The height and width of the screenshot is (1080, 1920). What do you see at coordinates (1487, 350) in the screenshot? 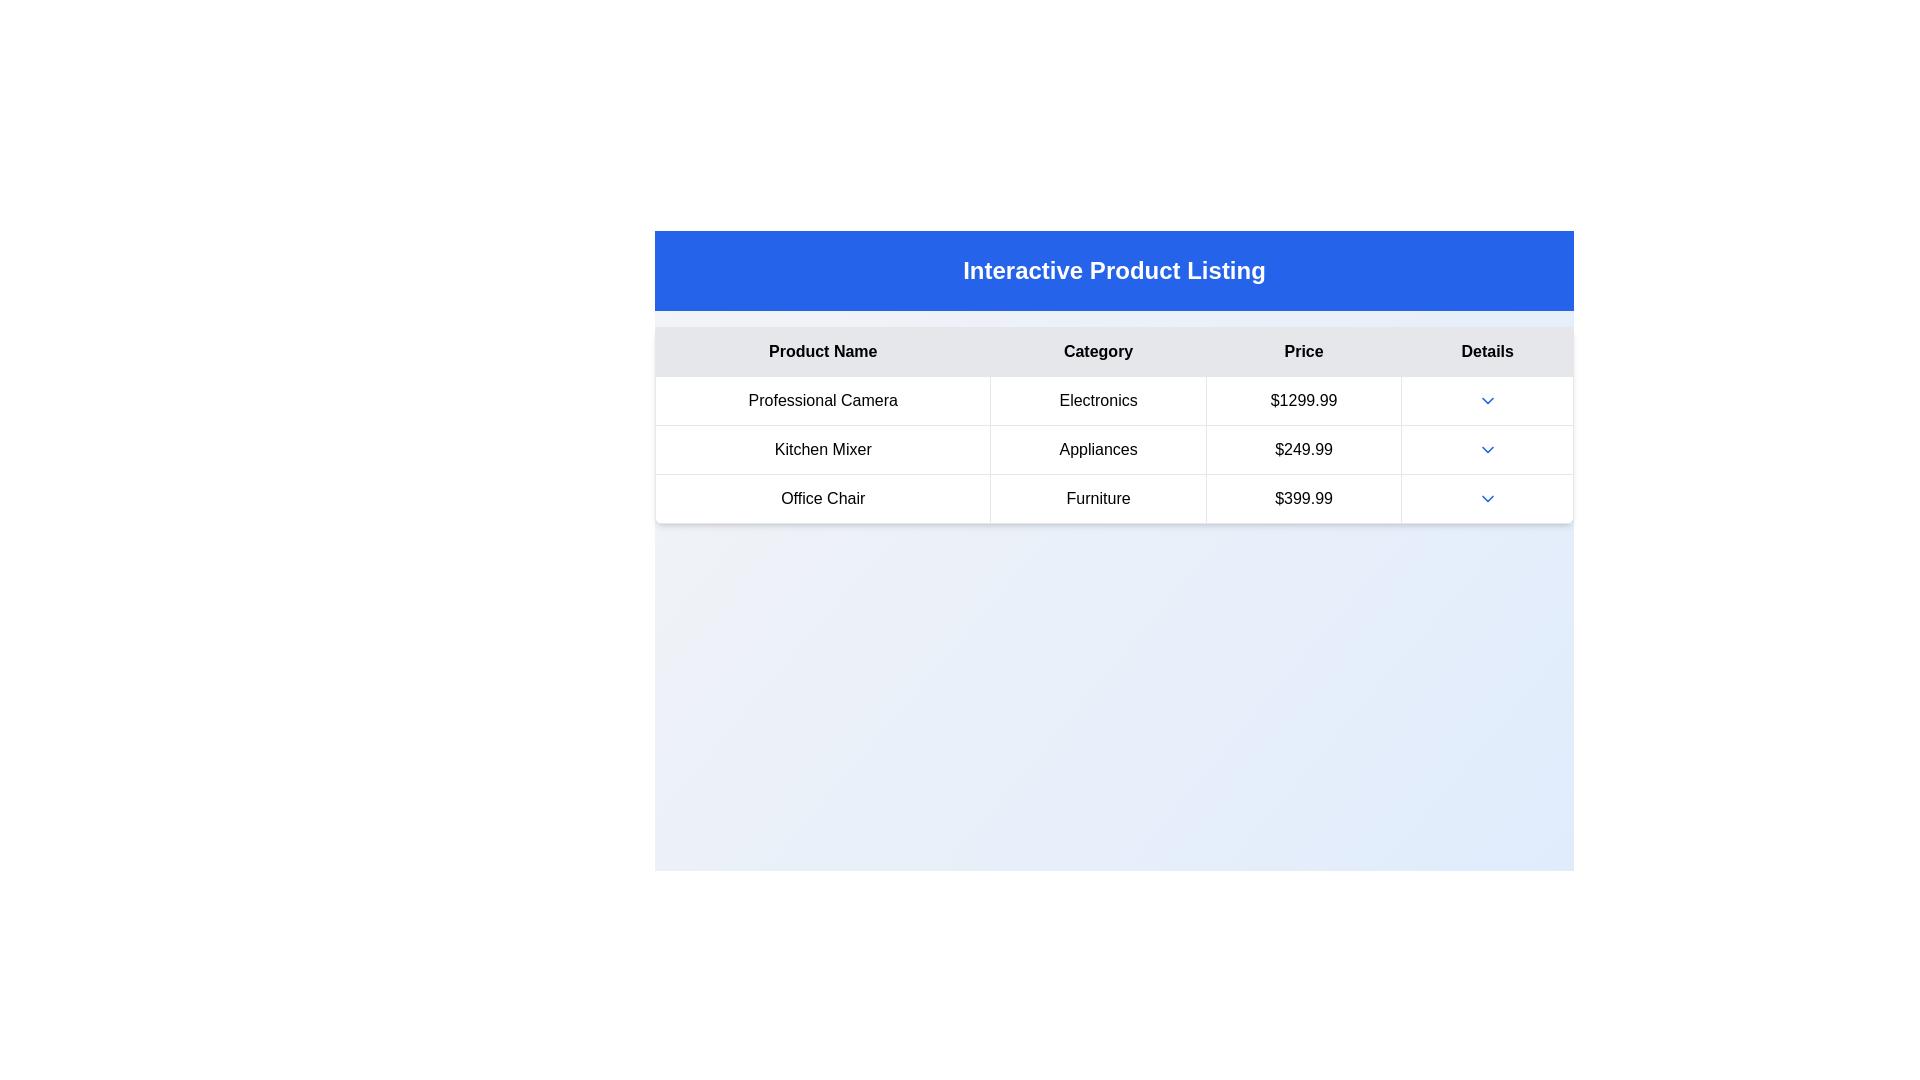
I see `the 'Details' table header, which is the fourth column header in the table with a light gray background and dark text` at bounding box center [1487, 350].